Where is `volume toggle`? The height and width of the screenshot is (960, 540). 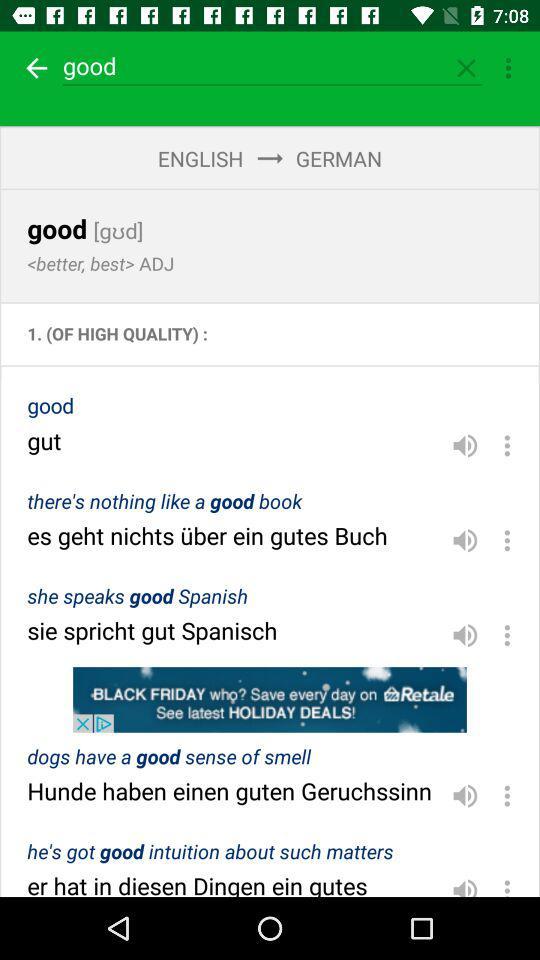 volume toggle is located at coordinates (465, 634).